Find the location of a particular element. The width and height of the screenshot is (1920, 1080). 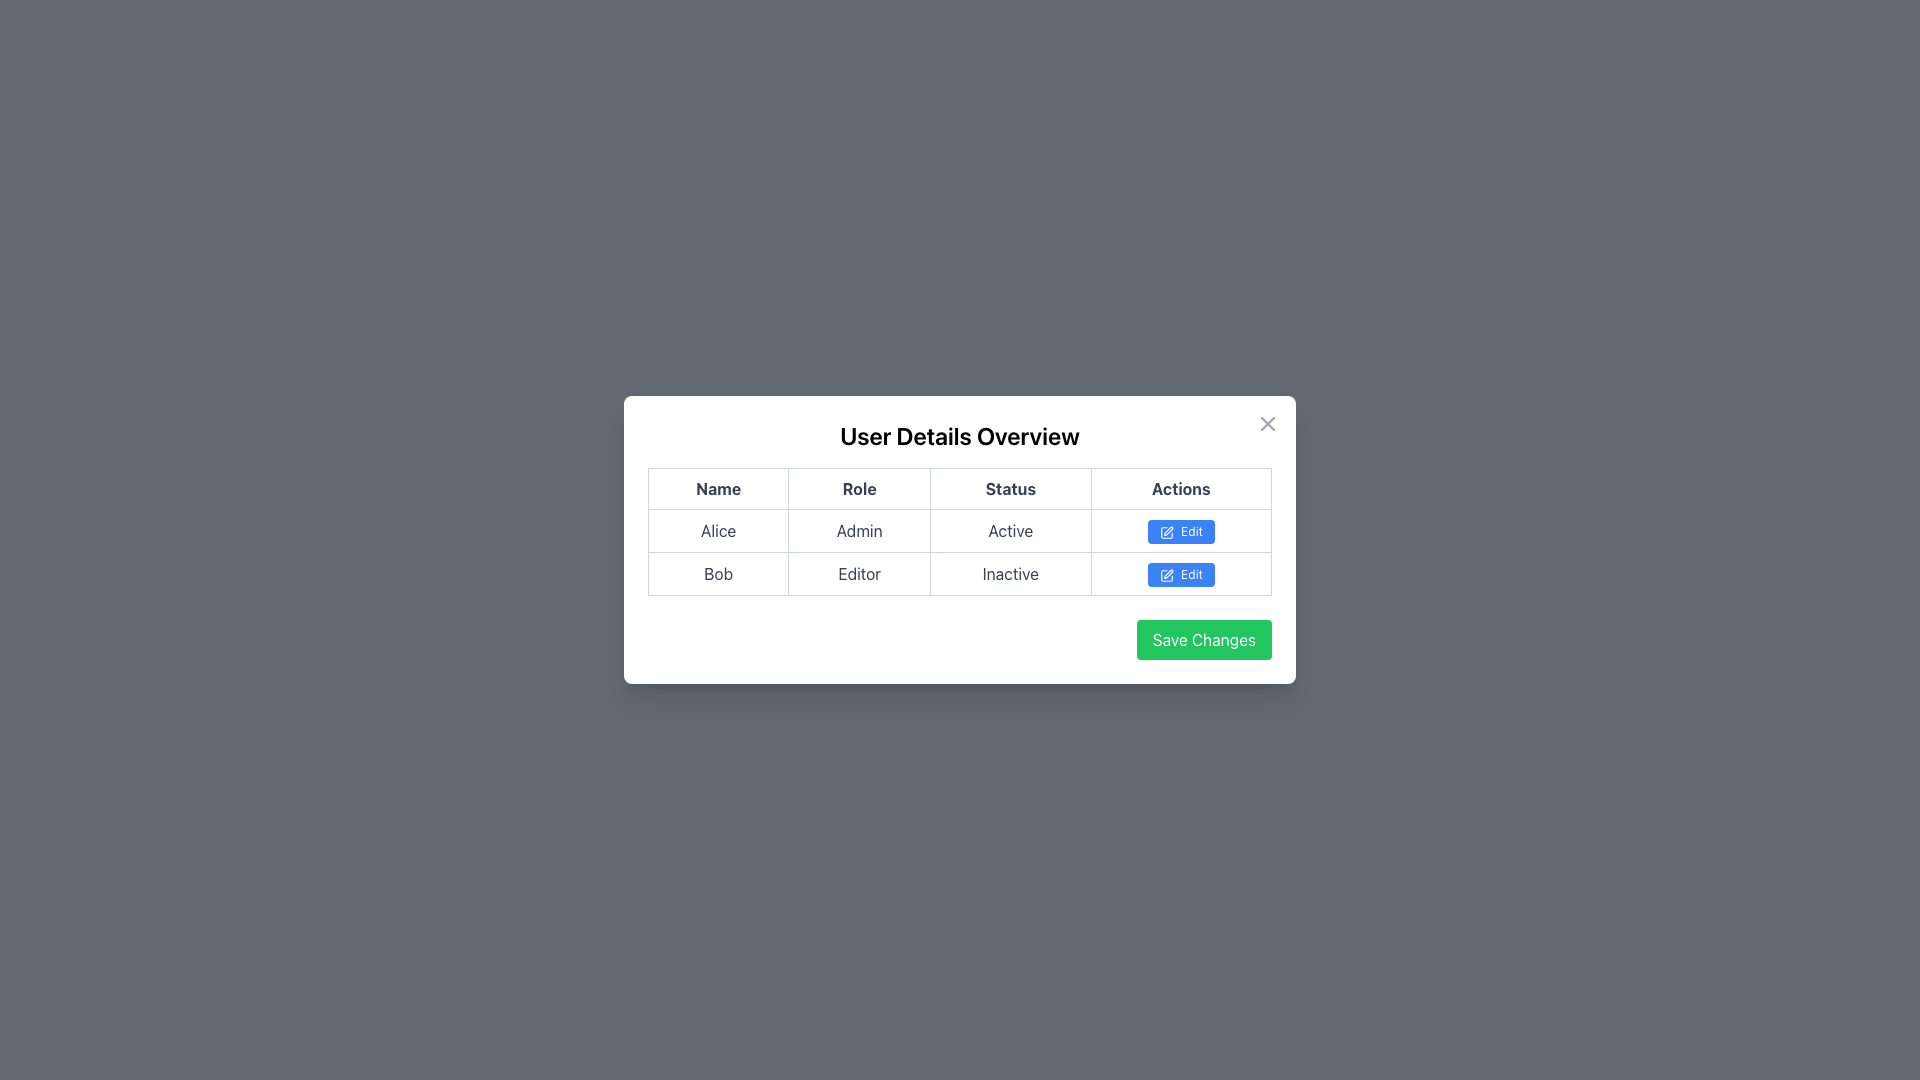

the text label displaying 'Inactive' in the second row, third column of the table for Bob's status is located at coordinates (1010, 574).